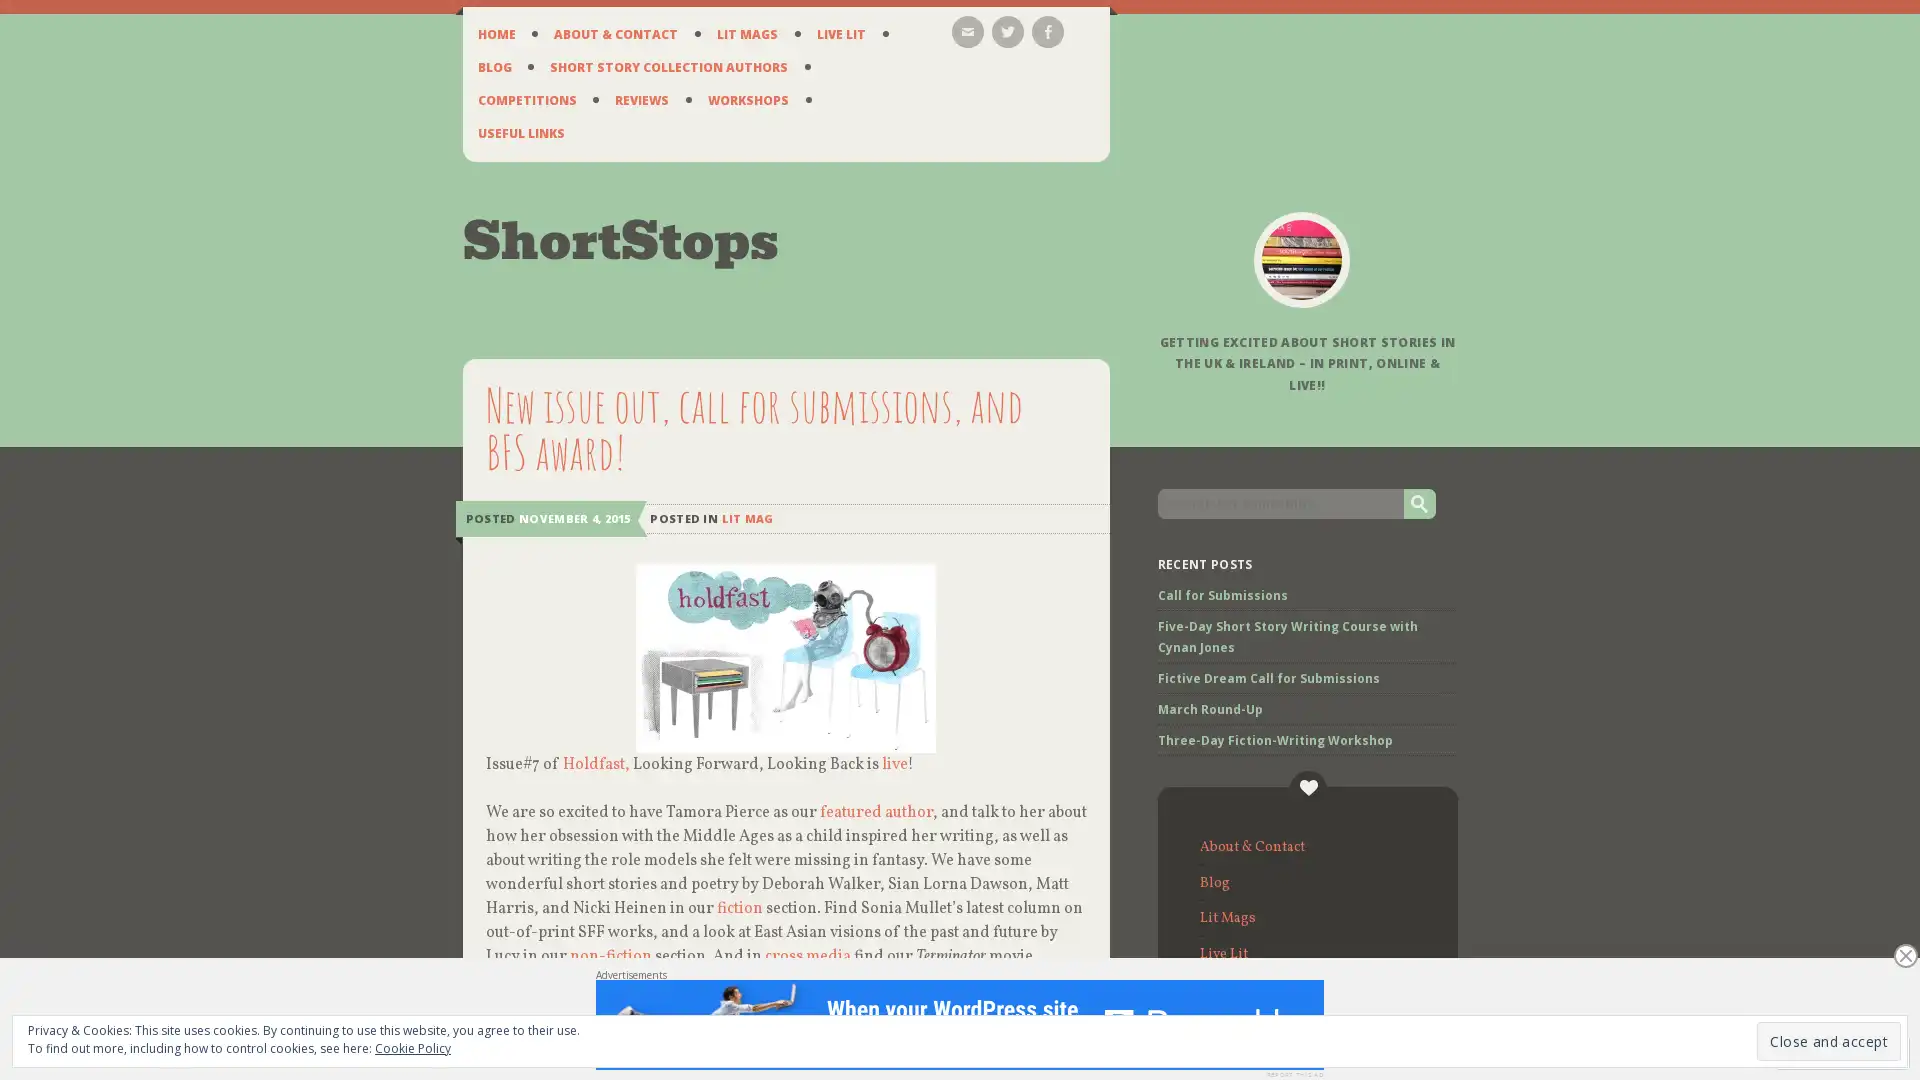 The image size is (1920, 1080). I want to click on Close and accept, so click(1828, 1040).